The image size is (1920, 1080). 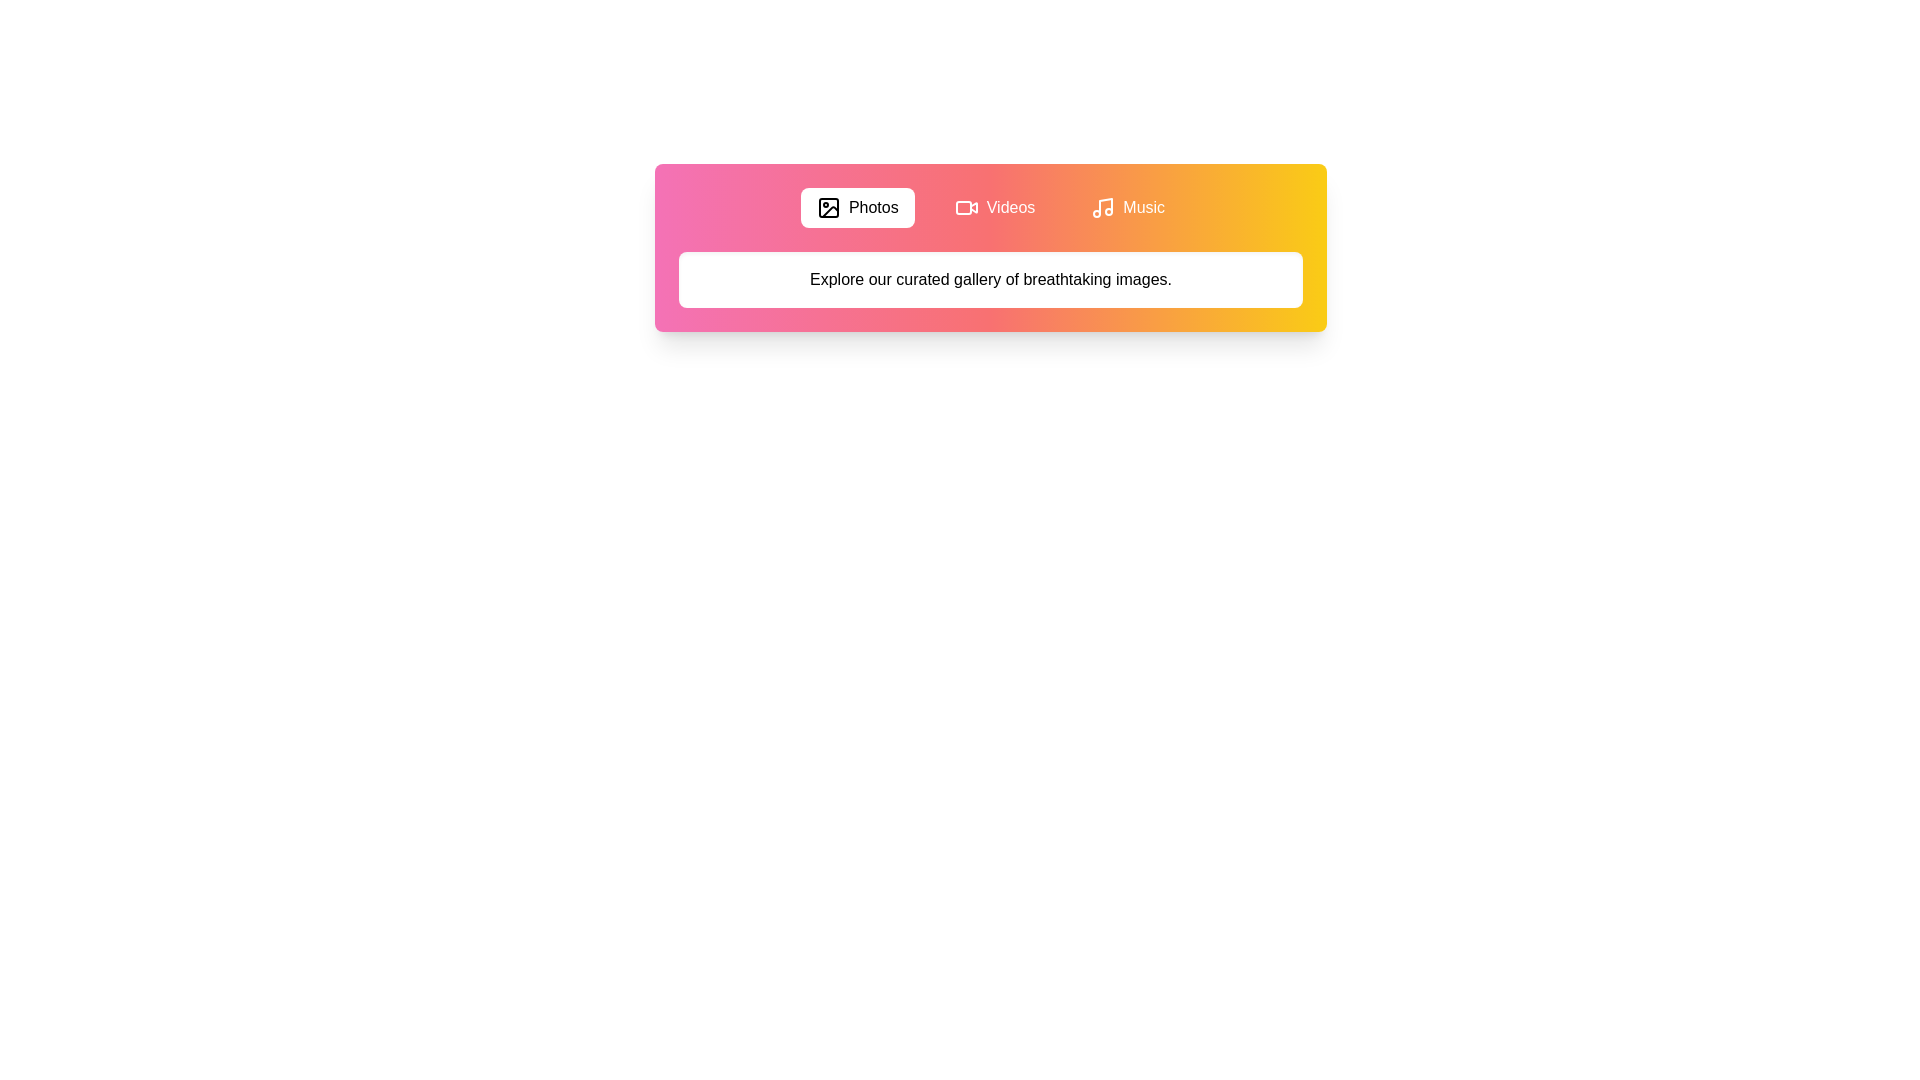 I want to click on the Photos tab by clicking its button, so click(x=857, y=208).